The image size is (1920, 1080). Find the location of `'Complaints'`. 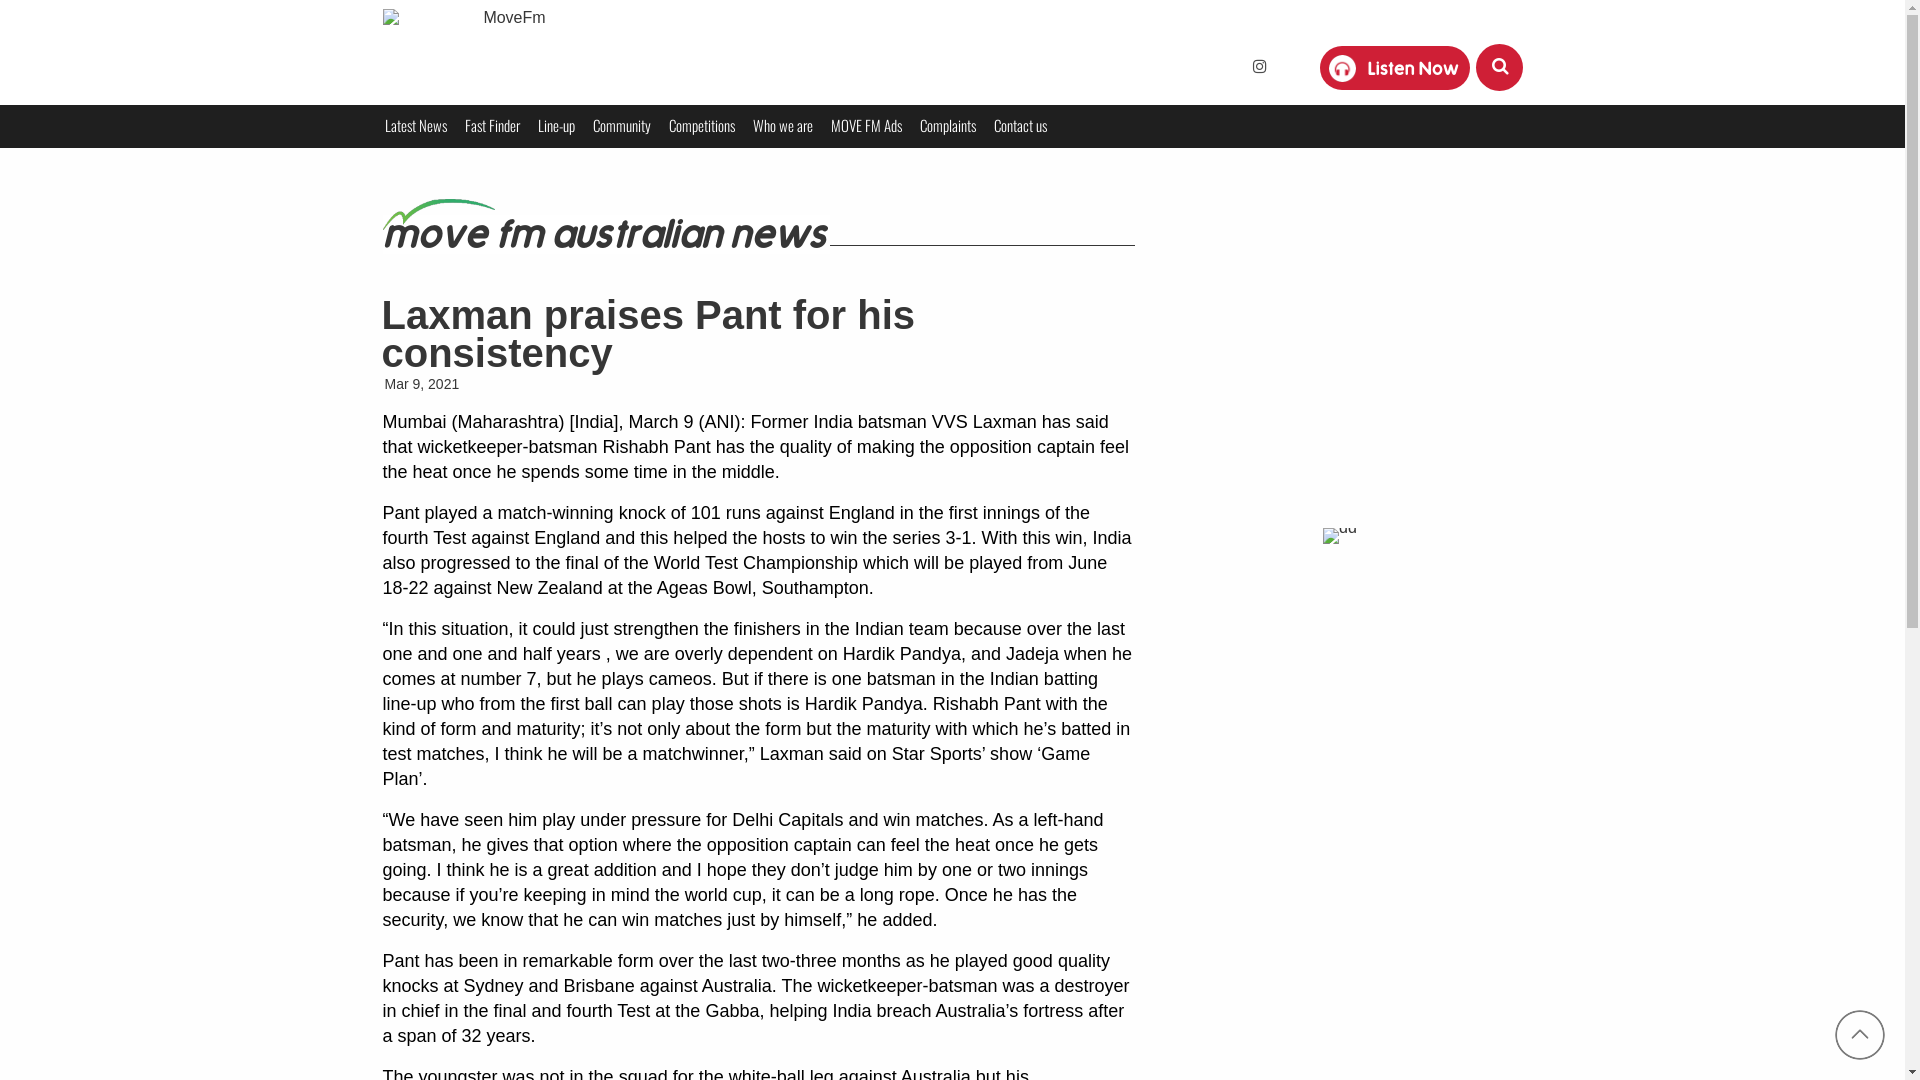

'Complaints' is located at coordinates (909, 126).